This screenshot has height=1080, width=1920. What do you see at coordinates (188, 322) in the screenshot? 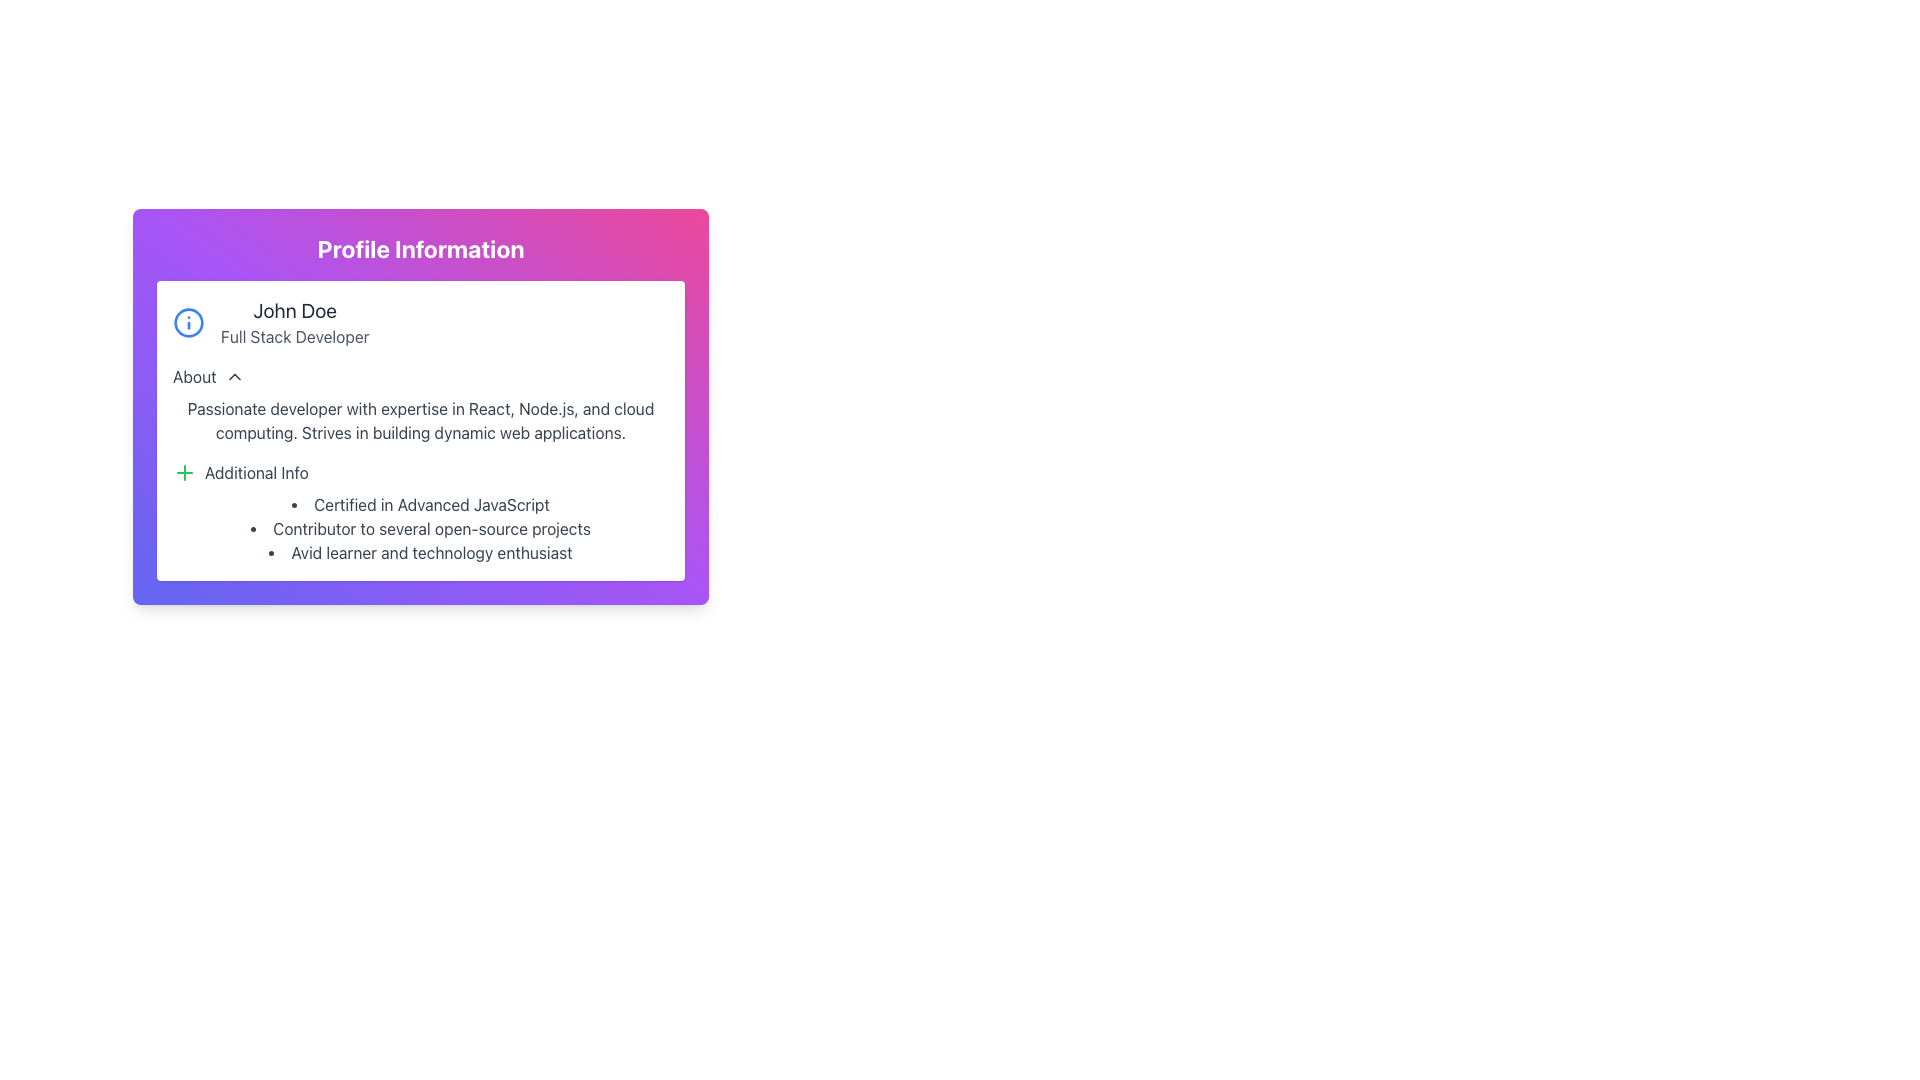
I see `the circular blue 'i' icon located to the left of 'John Doe' in the header section of the profile card` at bounding box center [188, 322].